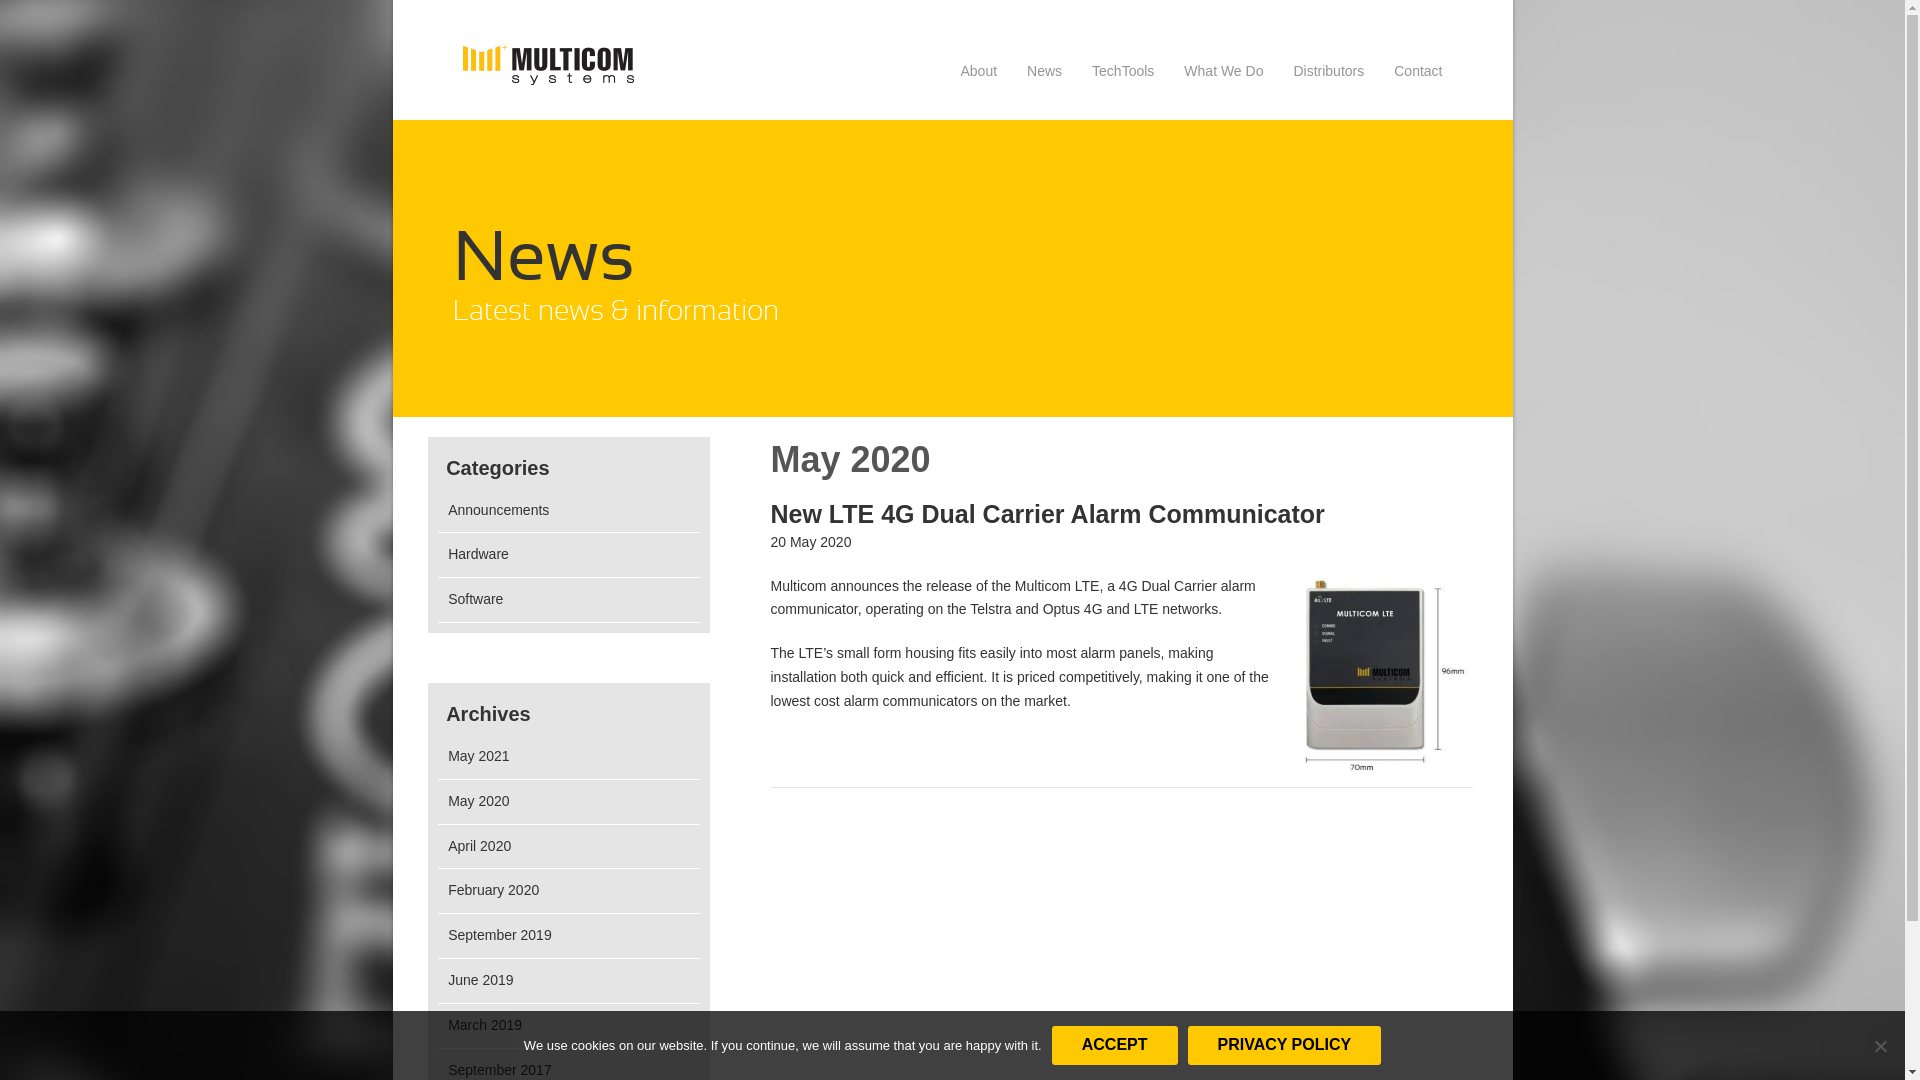  I want to click on 'September 2019', so click(499, 934).